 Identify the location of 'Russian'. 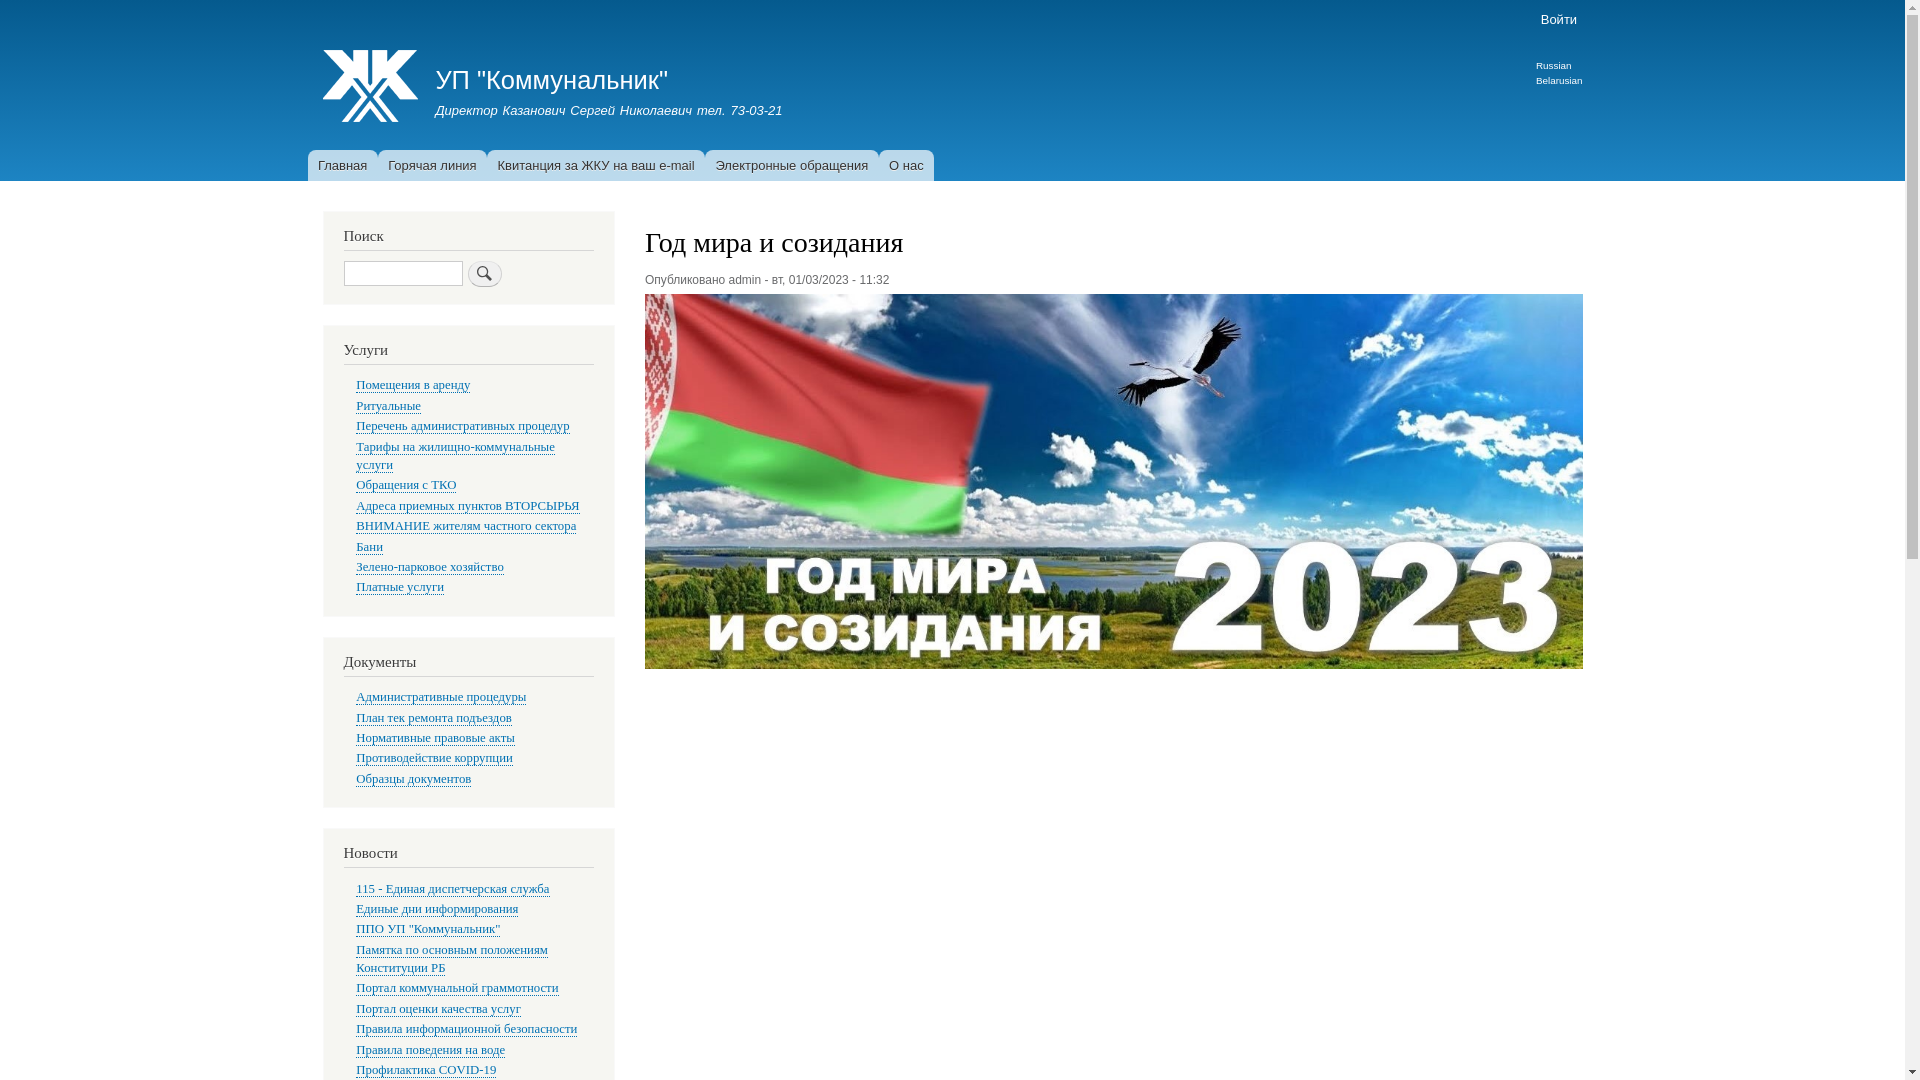
(1553, 64).